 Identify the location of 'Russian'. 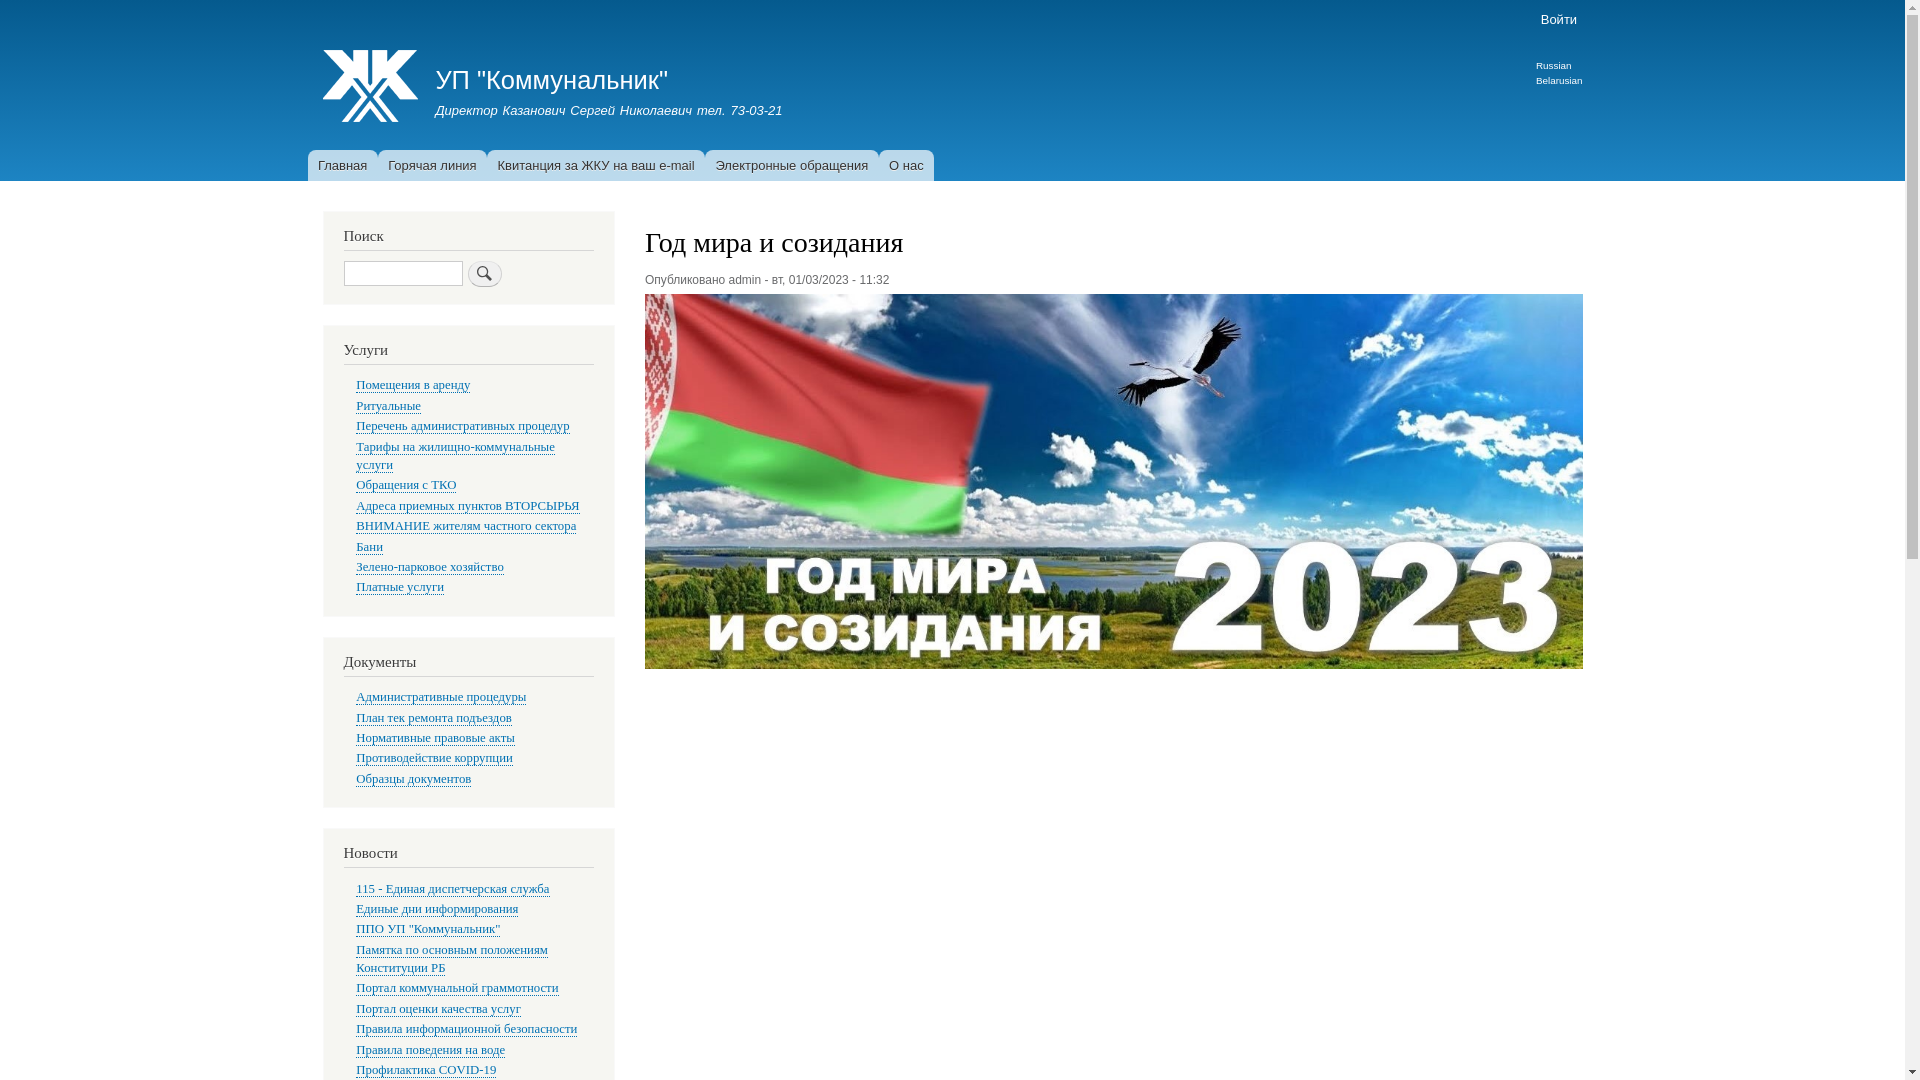
(1553, 64).